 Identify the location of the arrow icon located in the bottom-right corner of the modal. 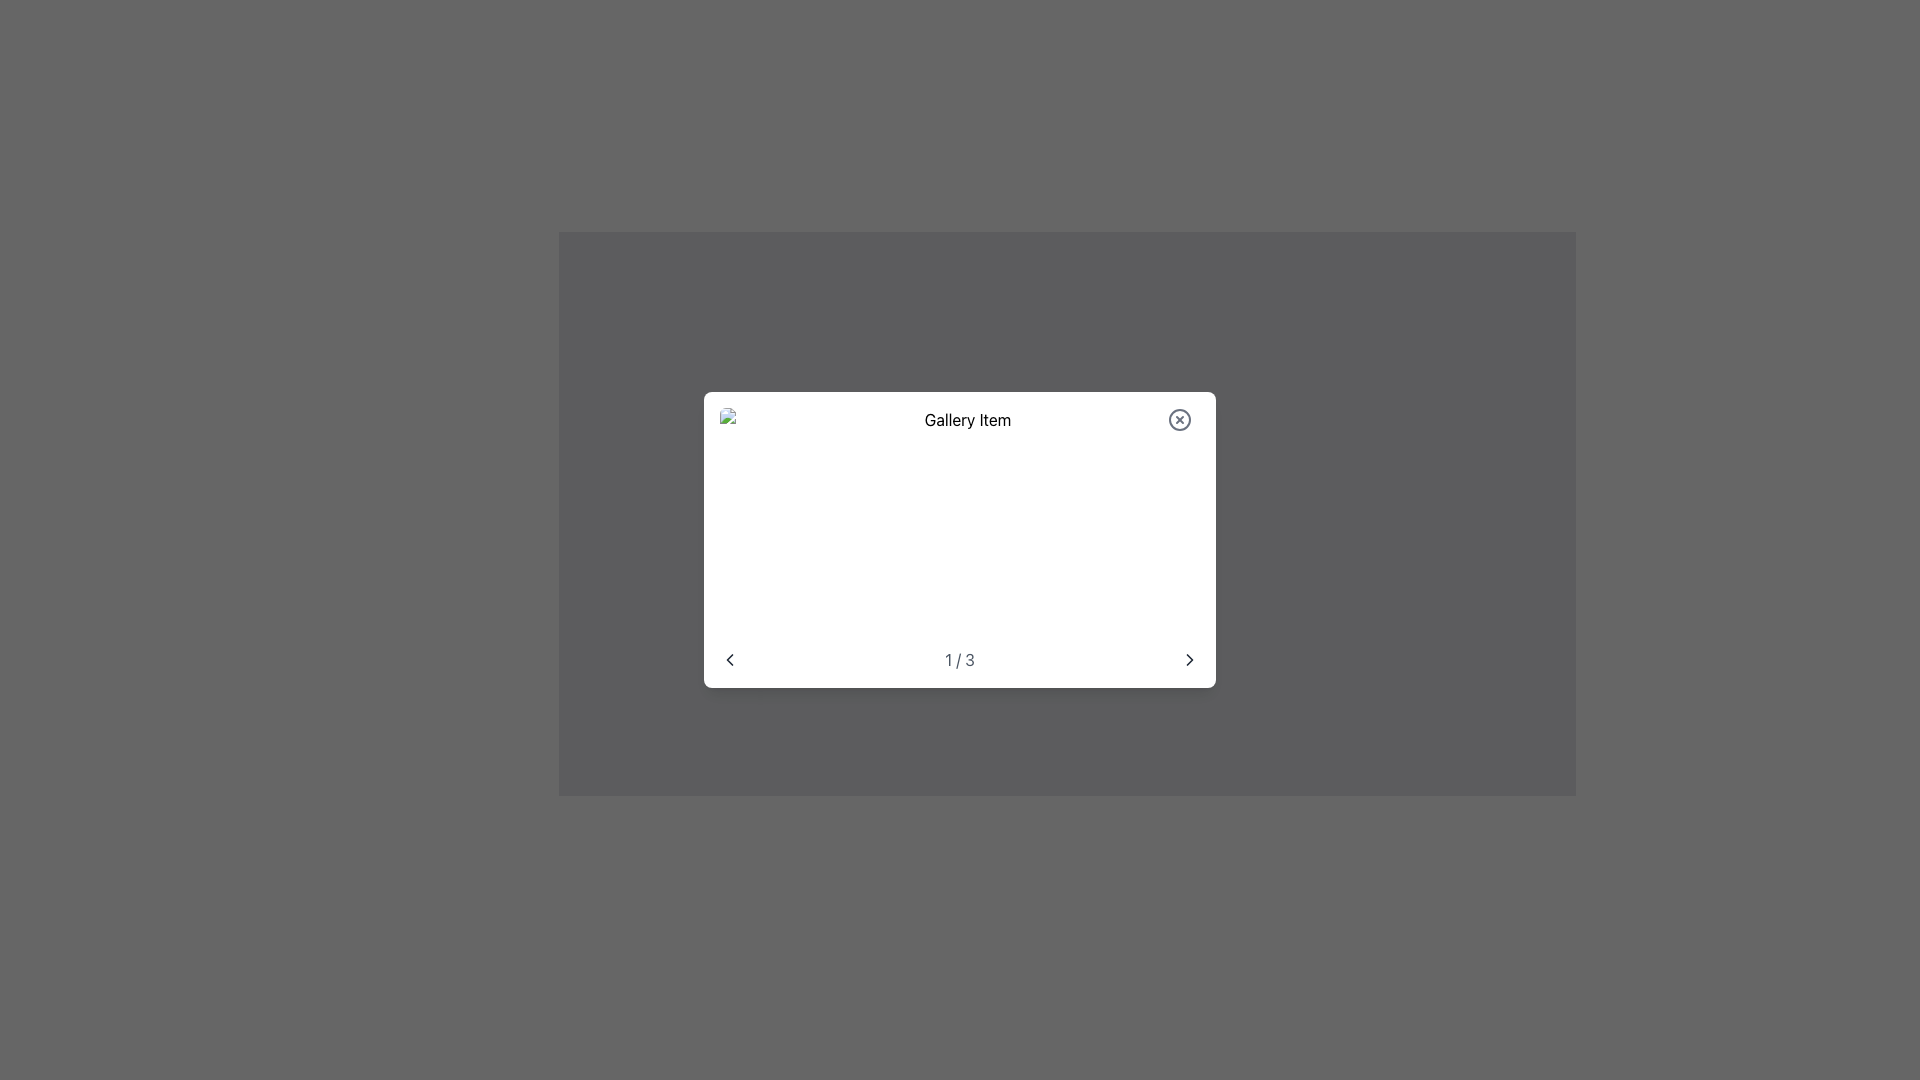
(1190, 659).